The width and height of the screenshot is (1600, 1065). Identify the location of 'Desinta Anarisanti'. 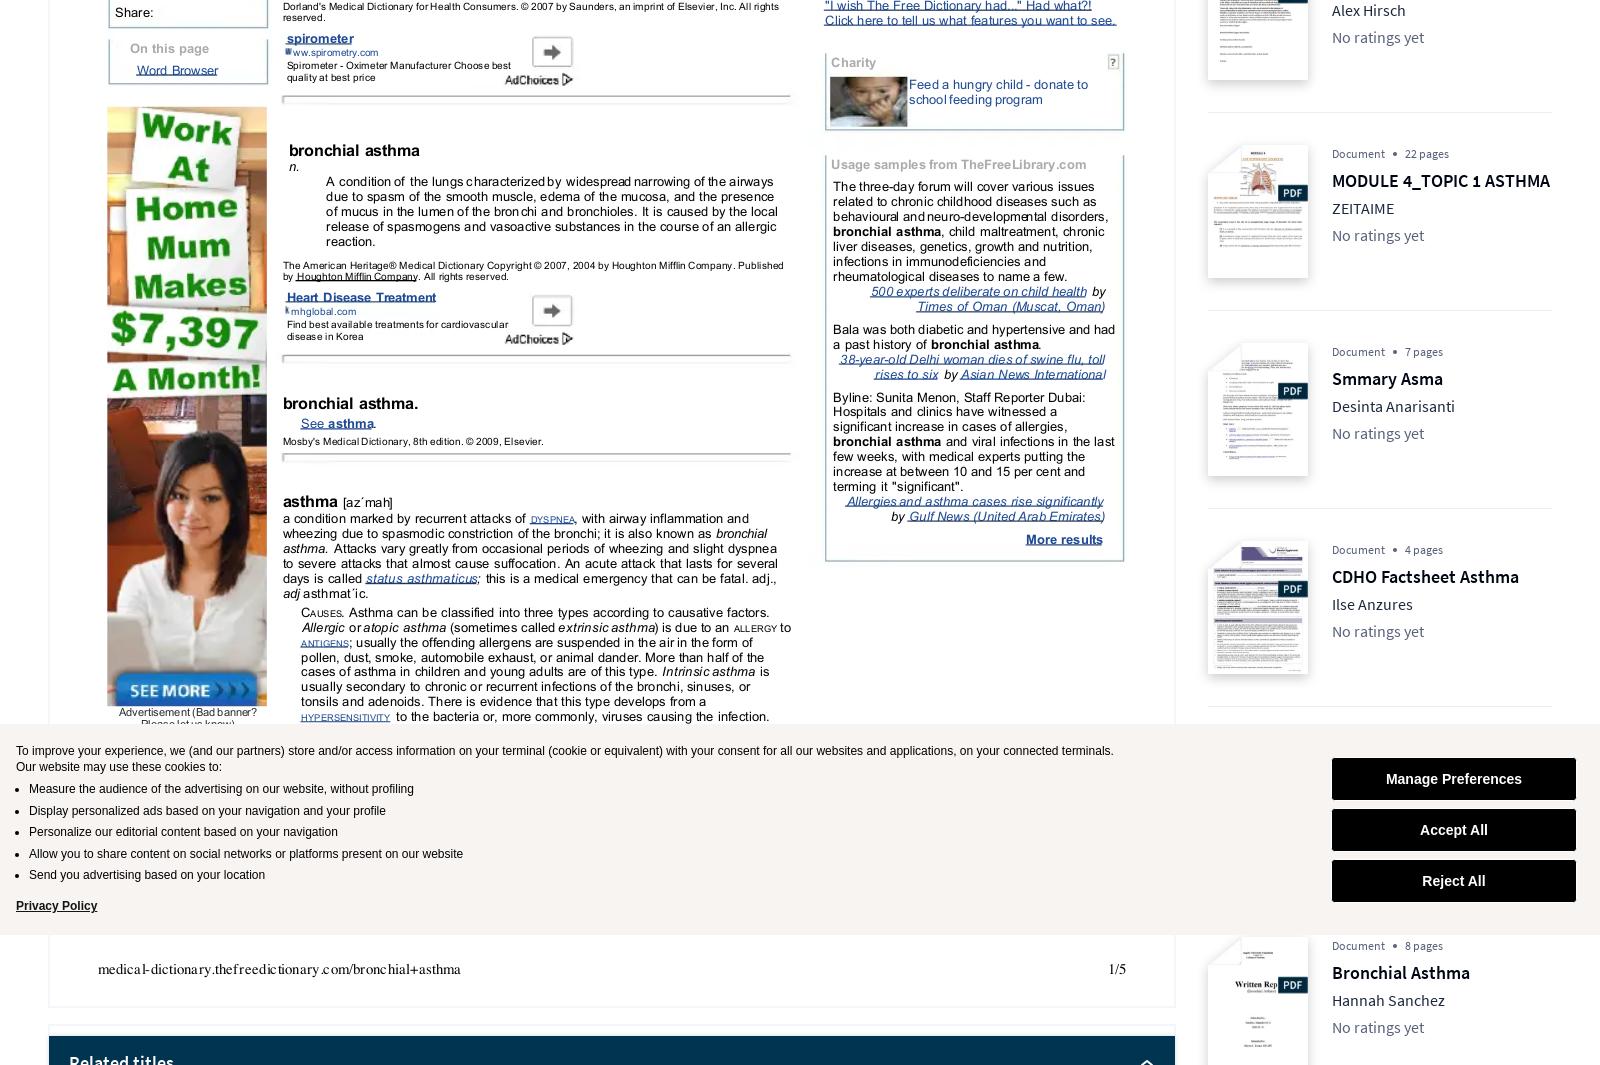
(1392, 404).